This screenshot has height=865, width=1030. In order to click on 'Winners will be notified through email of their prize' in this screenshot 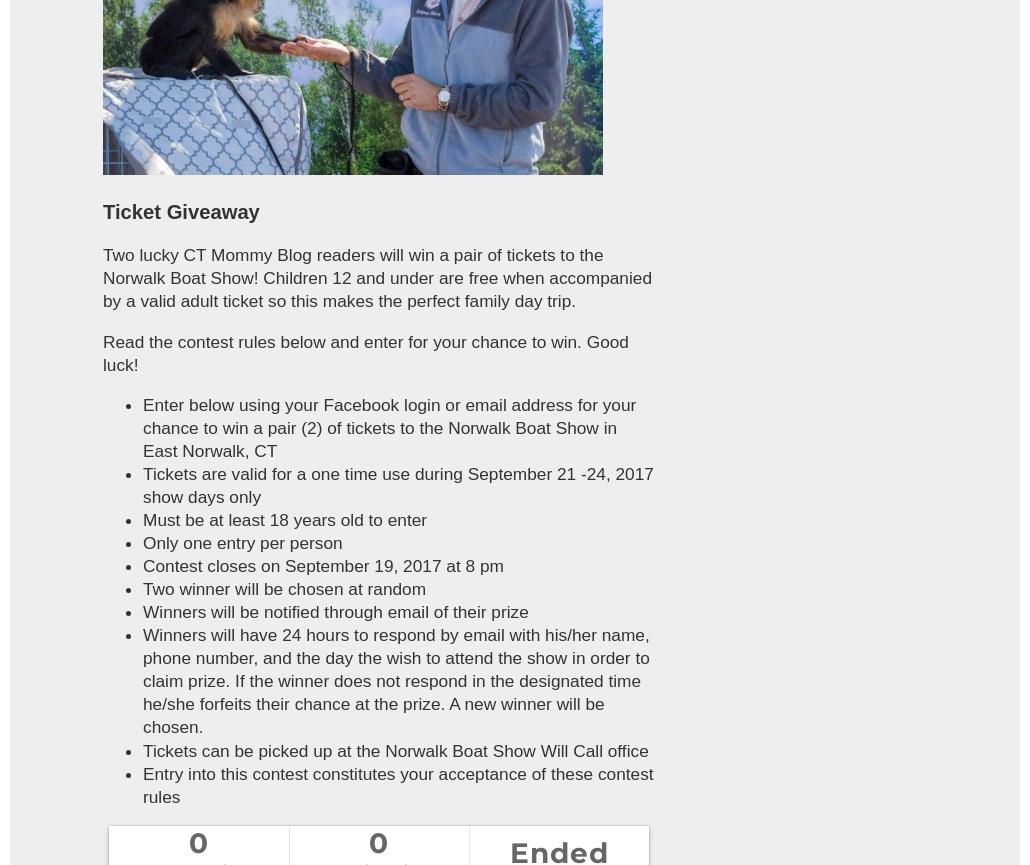, I will do `click(141, 611)`.